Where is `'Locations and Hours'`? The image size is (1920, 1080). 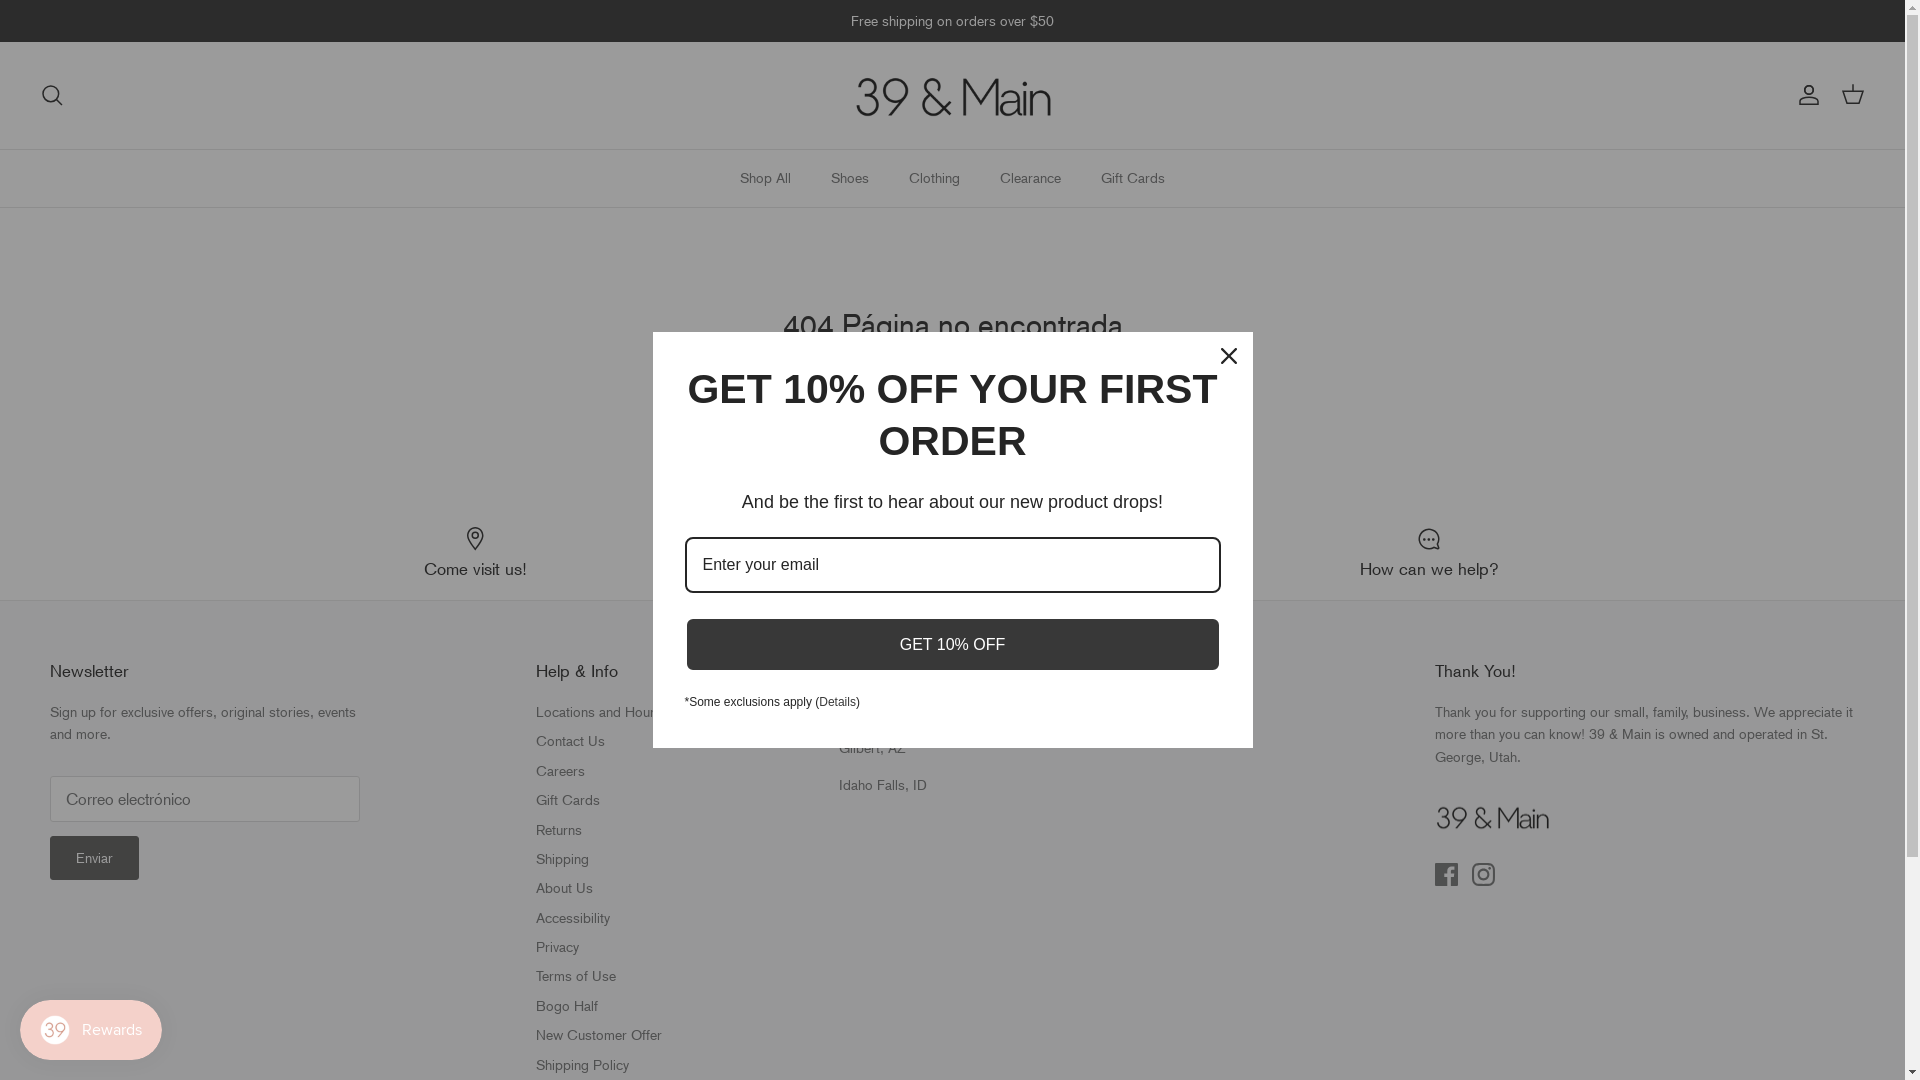
'Locations and Hours' is located at coordinates (536, 711).